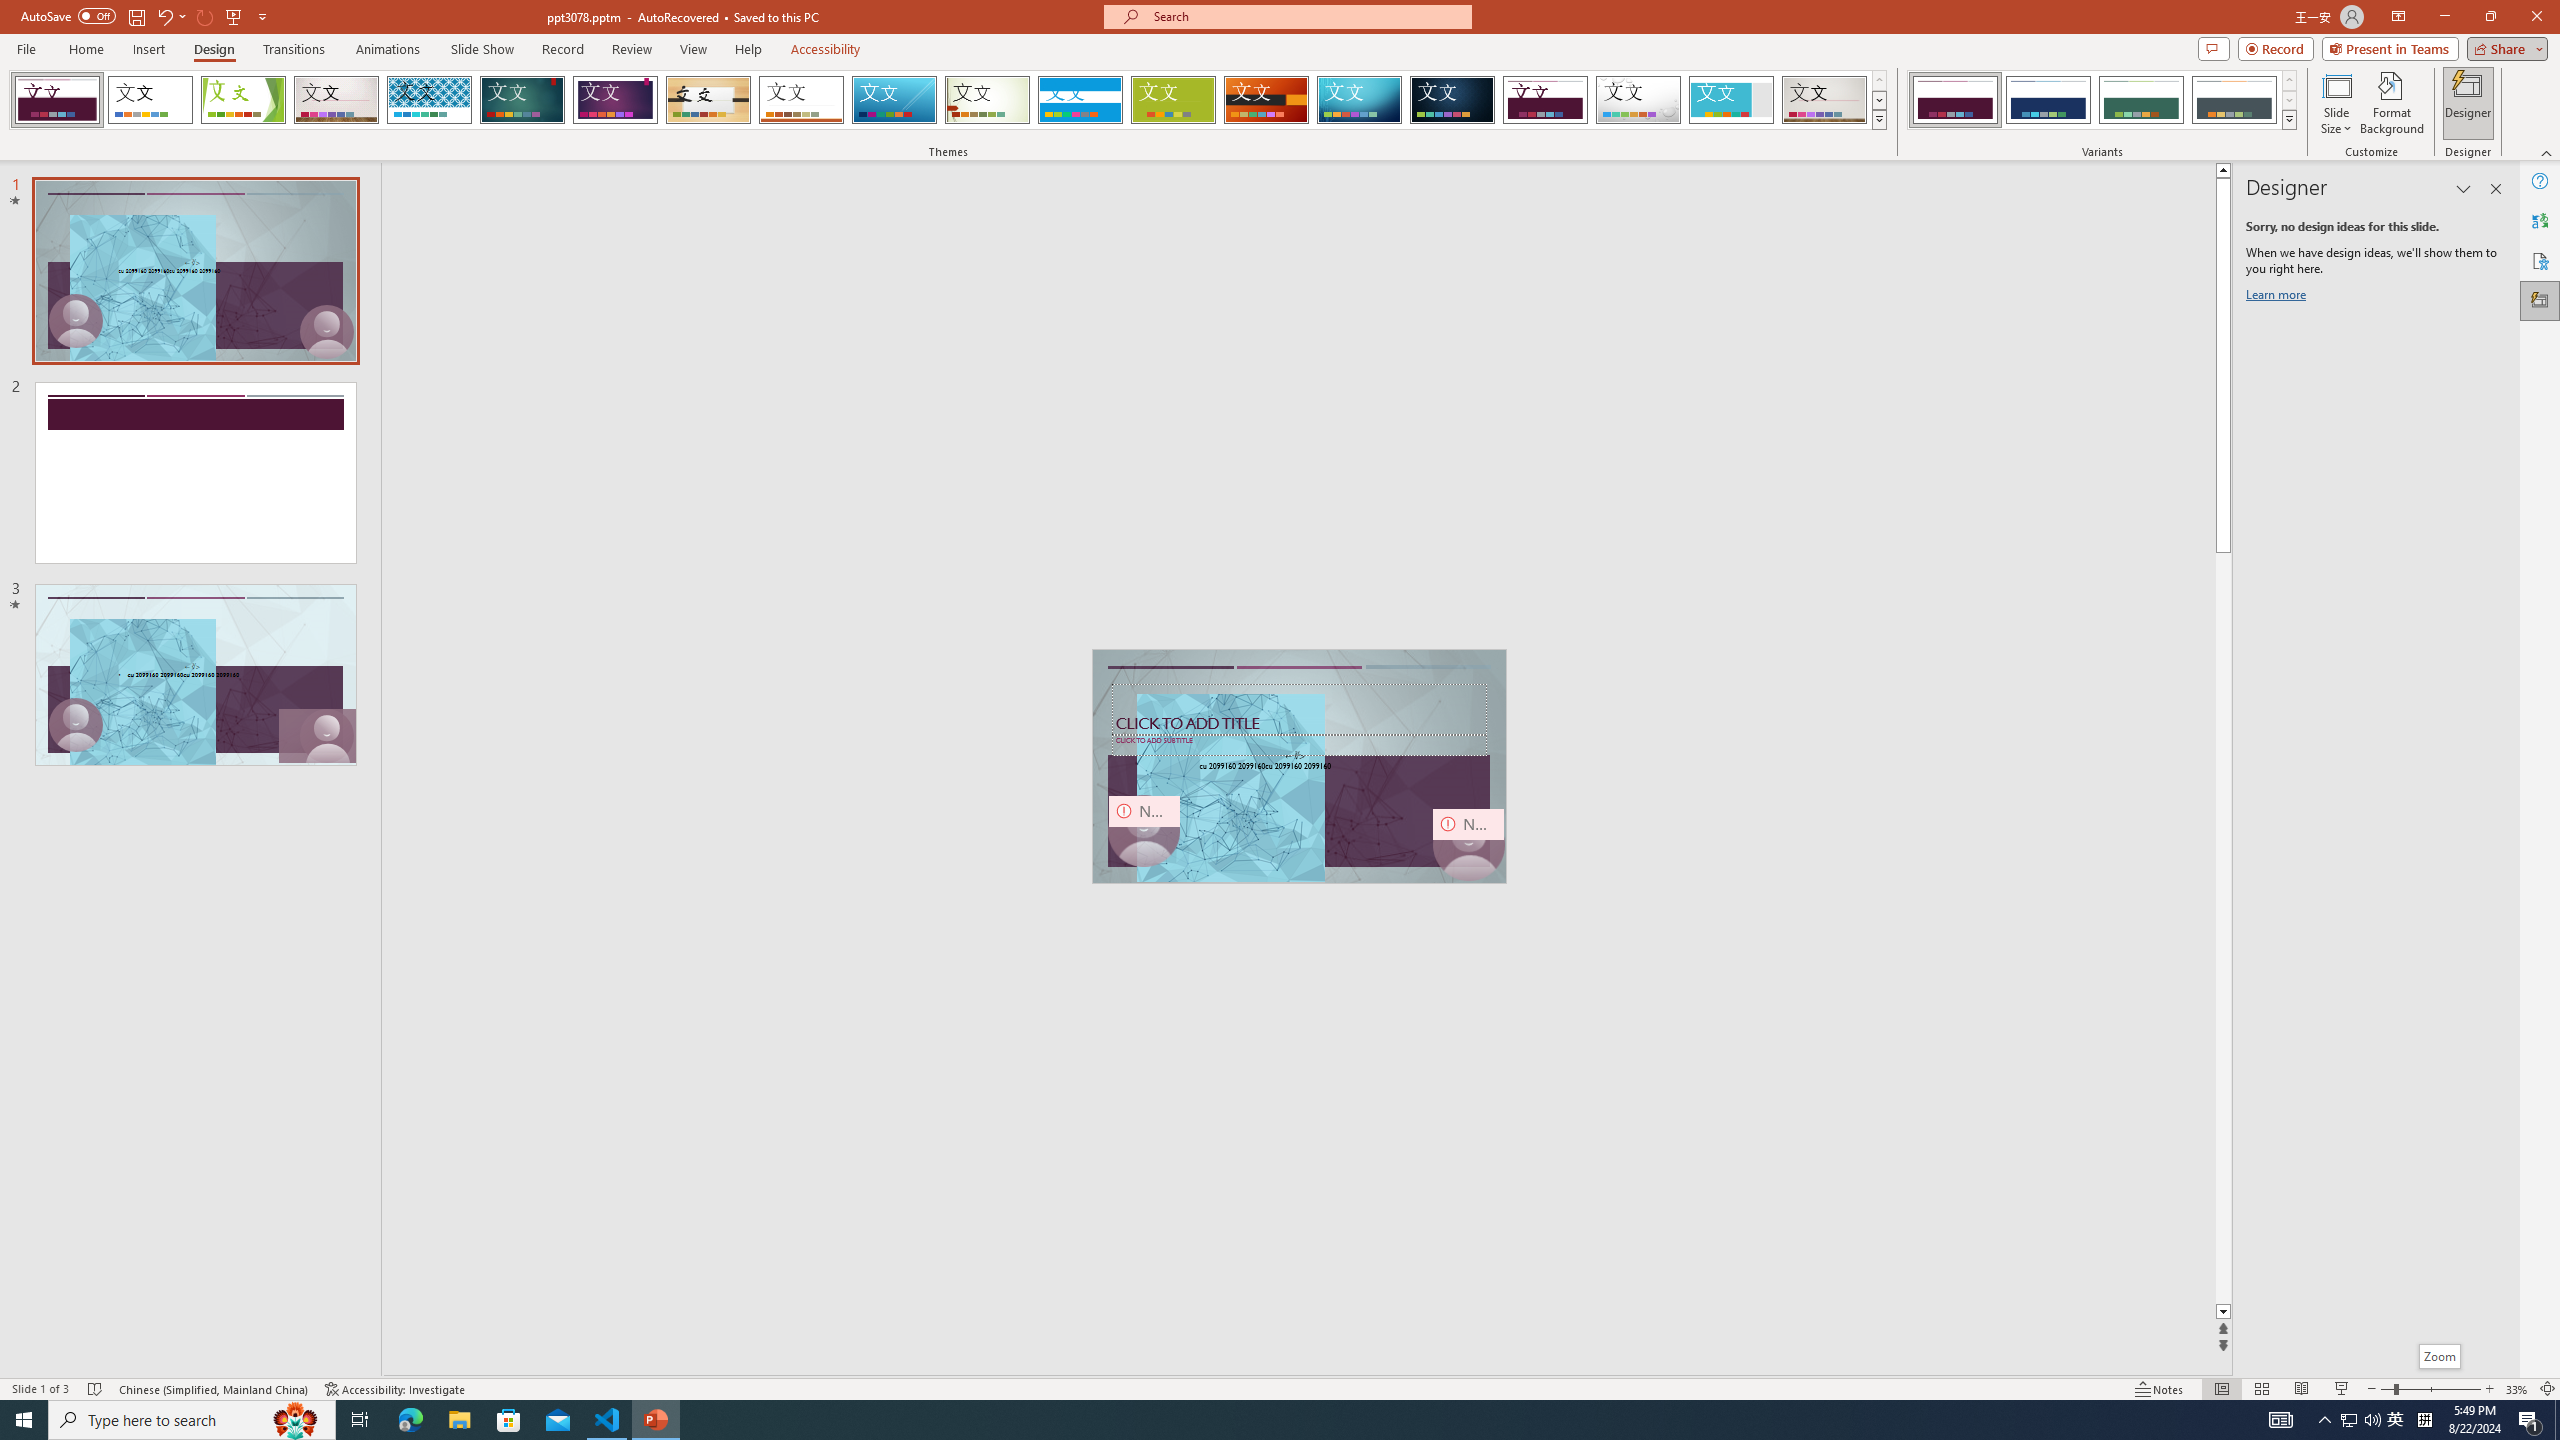 The width and height of the screenshot is (2560, 1440). Describe the element at coordinates (709, 99) in the screenshot. I see `'Organic'` at that location.